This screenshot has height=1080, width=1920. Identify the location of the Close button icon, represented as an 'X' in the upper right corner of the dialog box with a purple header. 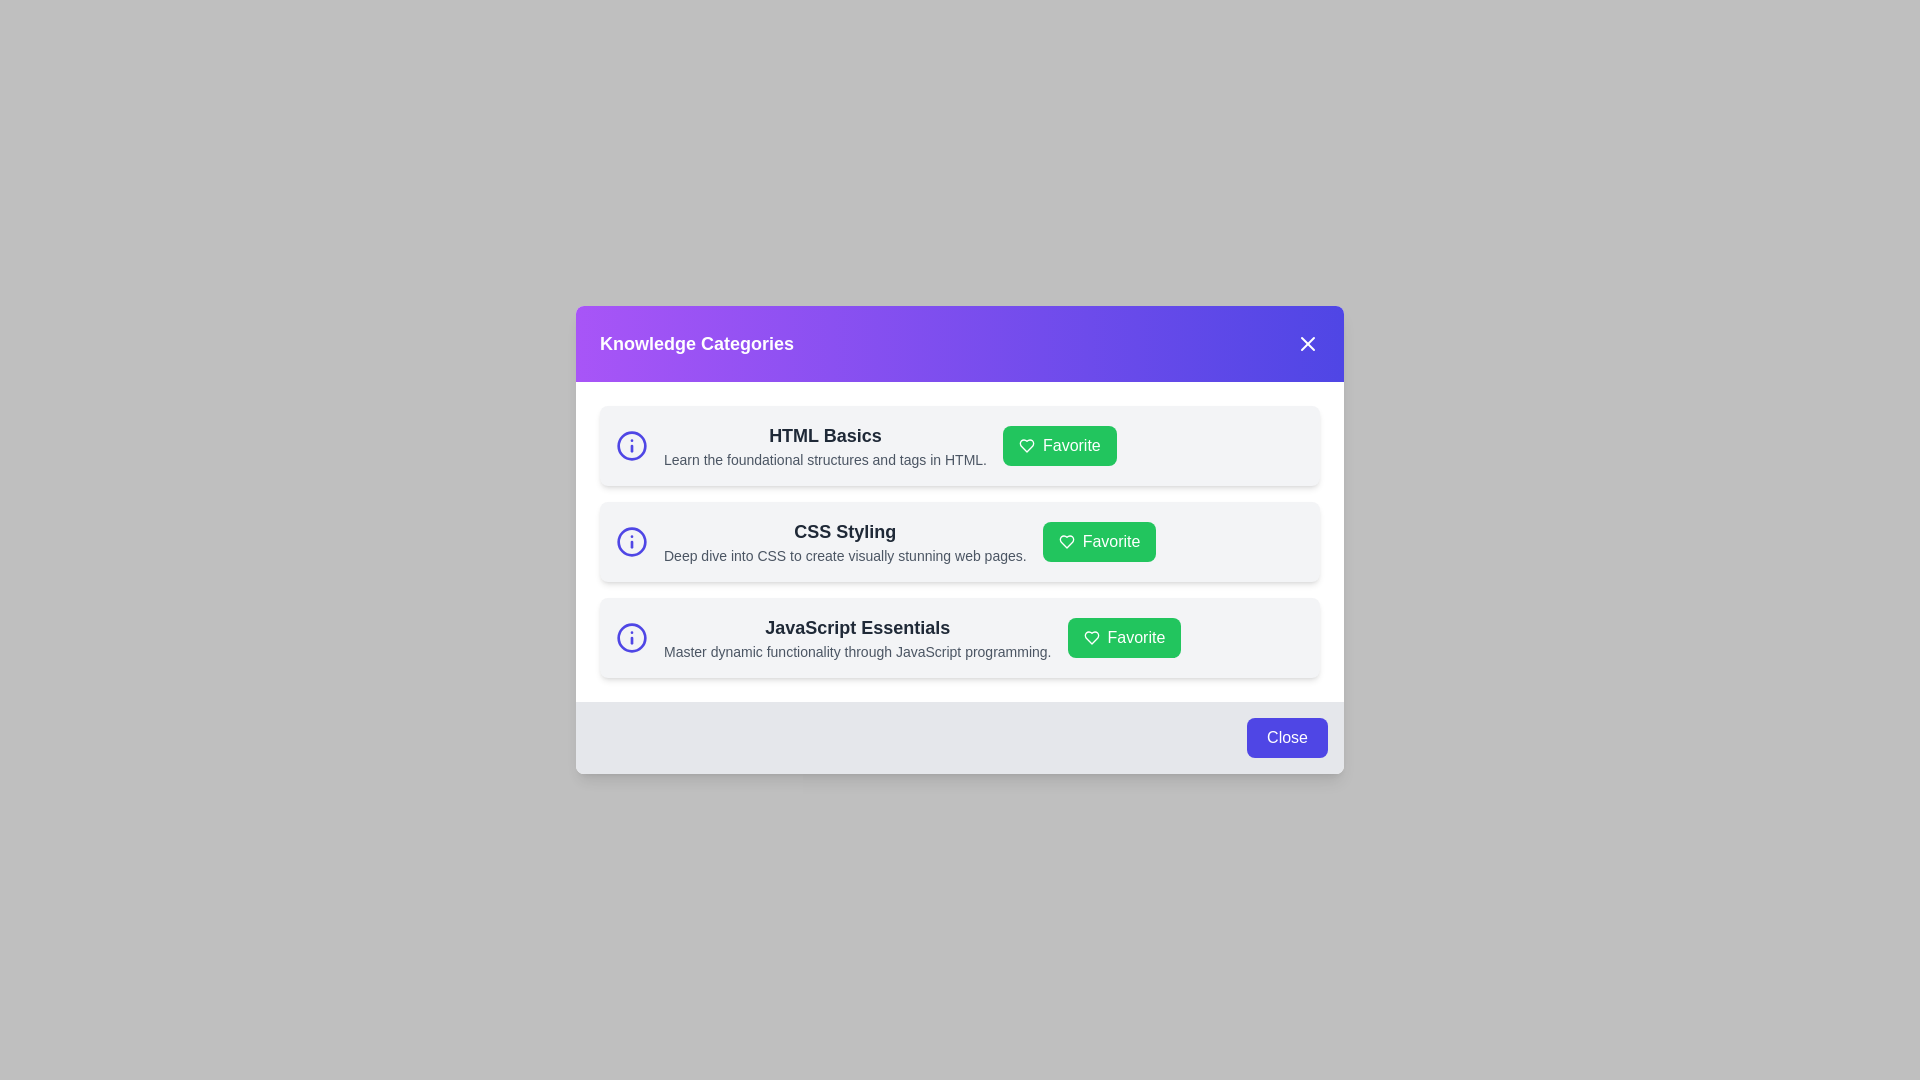
(1308, 342).